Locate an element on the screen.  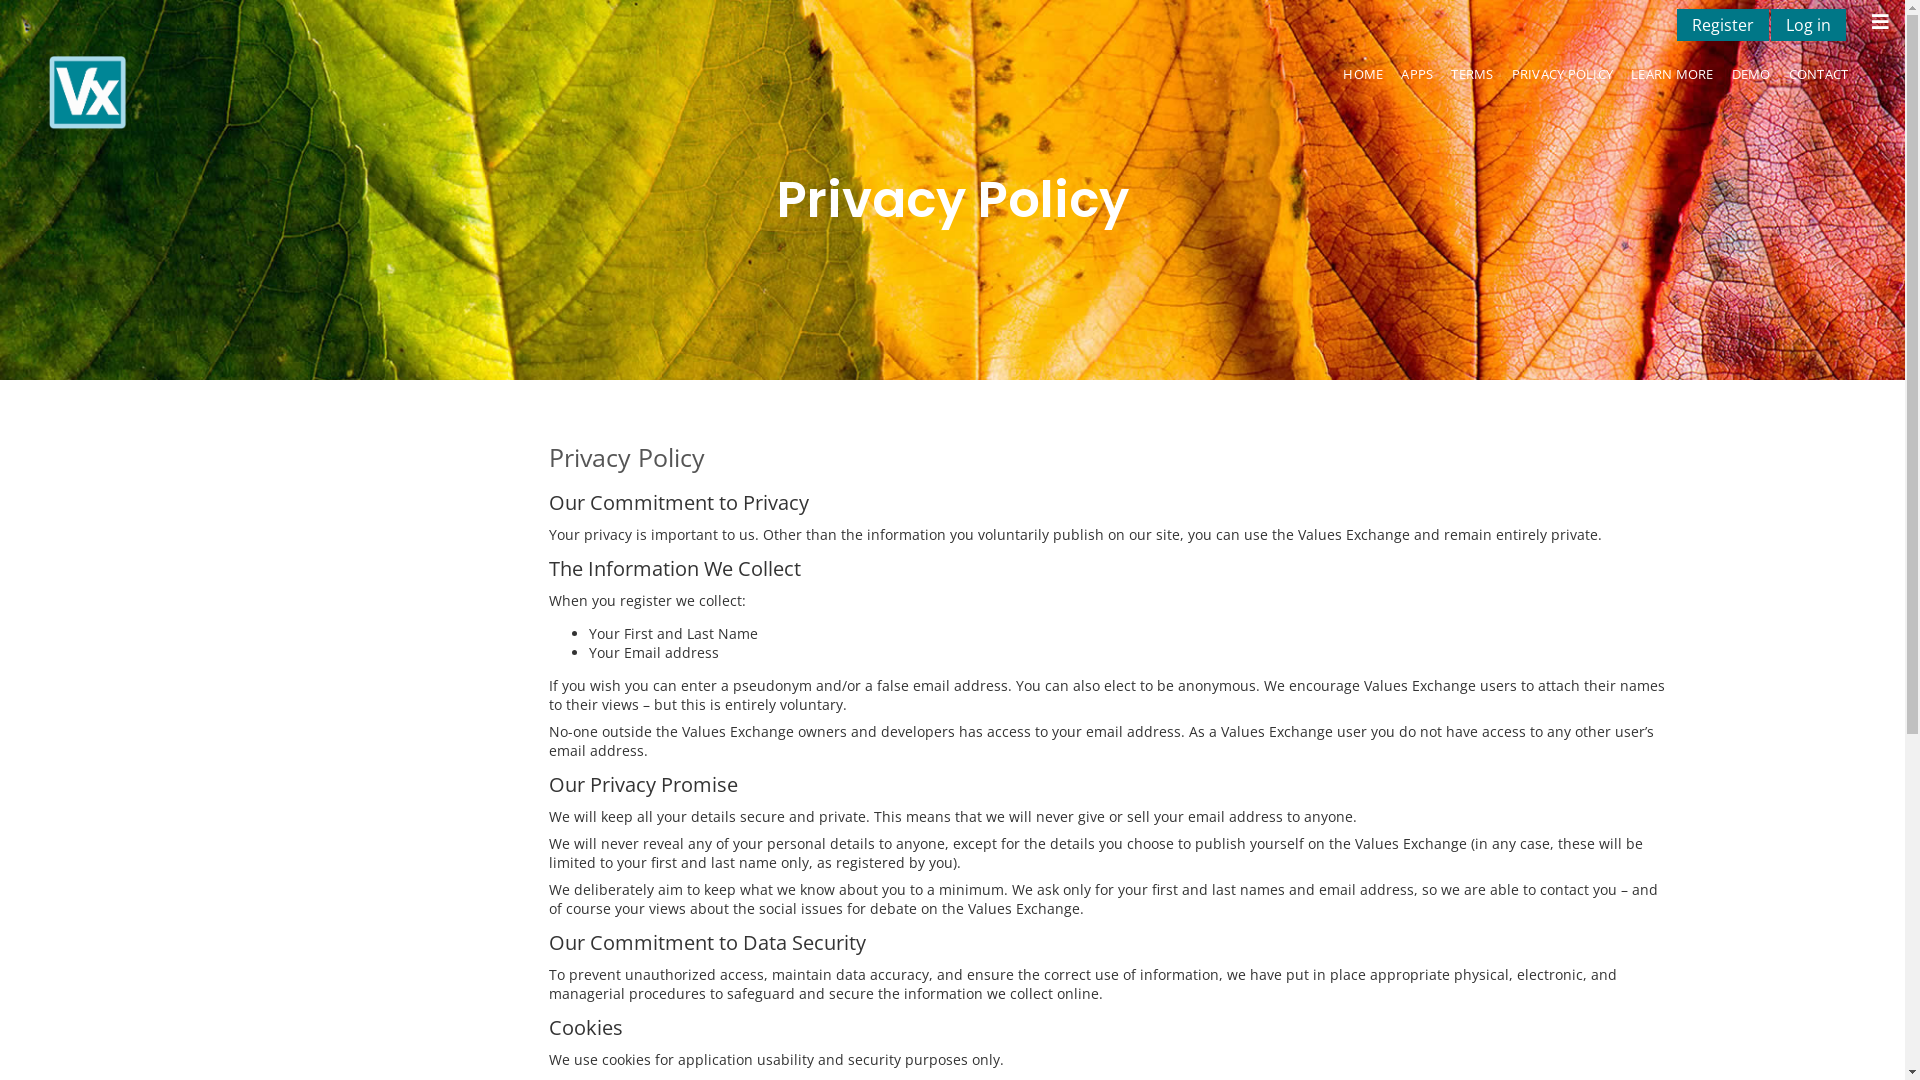
'APPS' is located at coordinates (1391, 72).